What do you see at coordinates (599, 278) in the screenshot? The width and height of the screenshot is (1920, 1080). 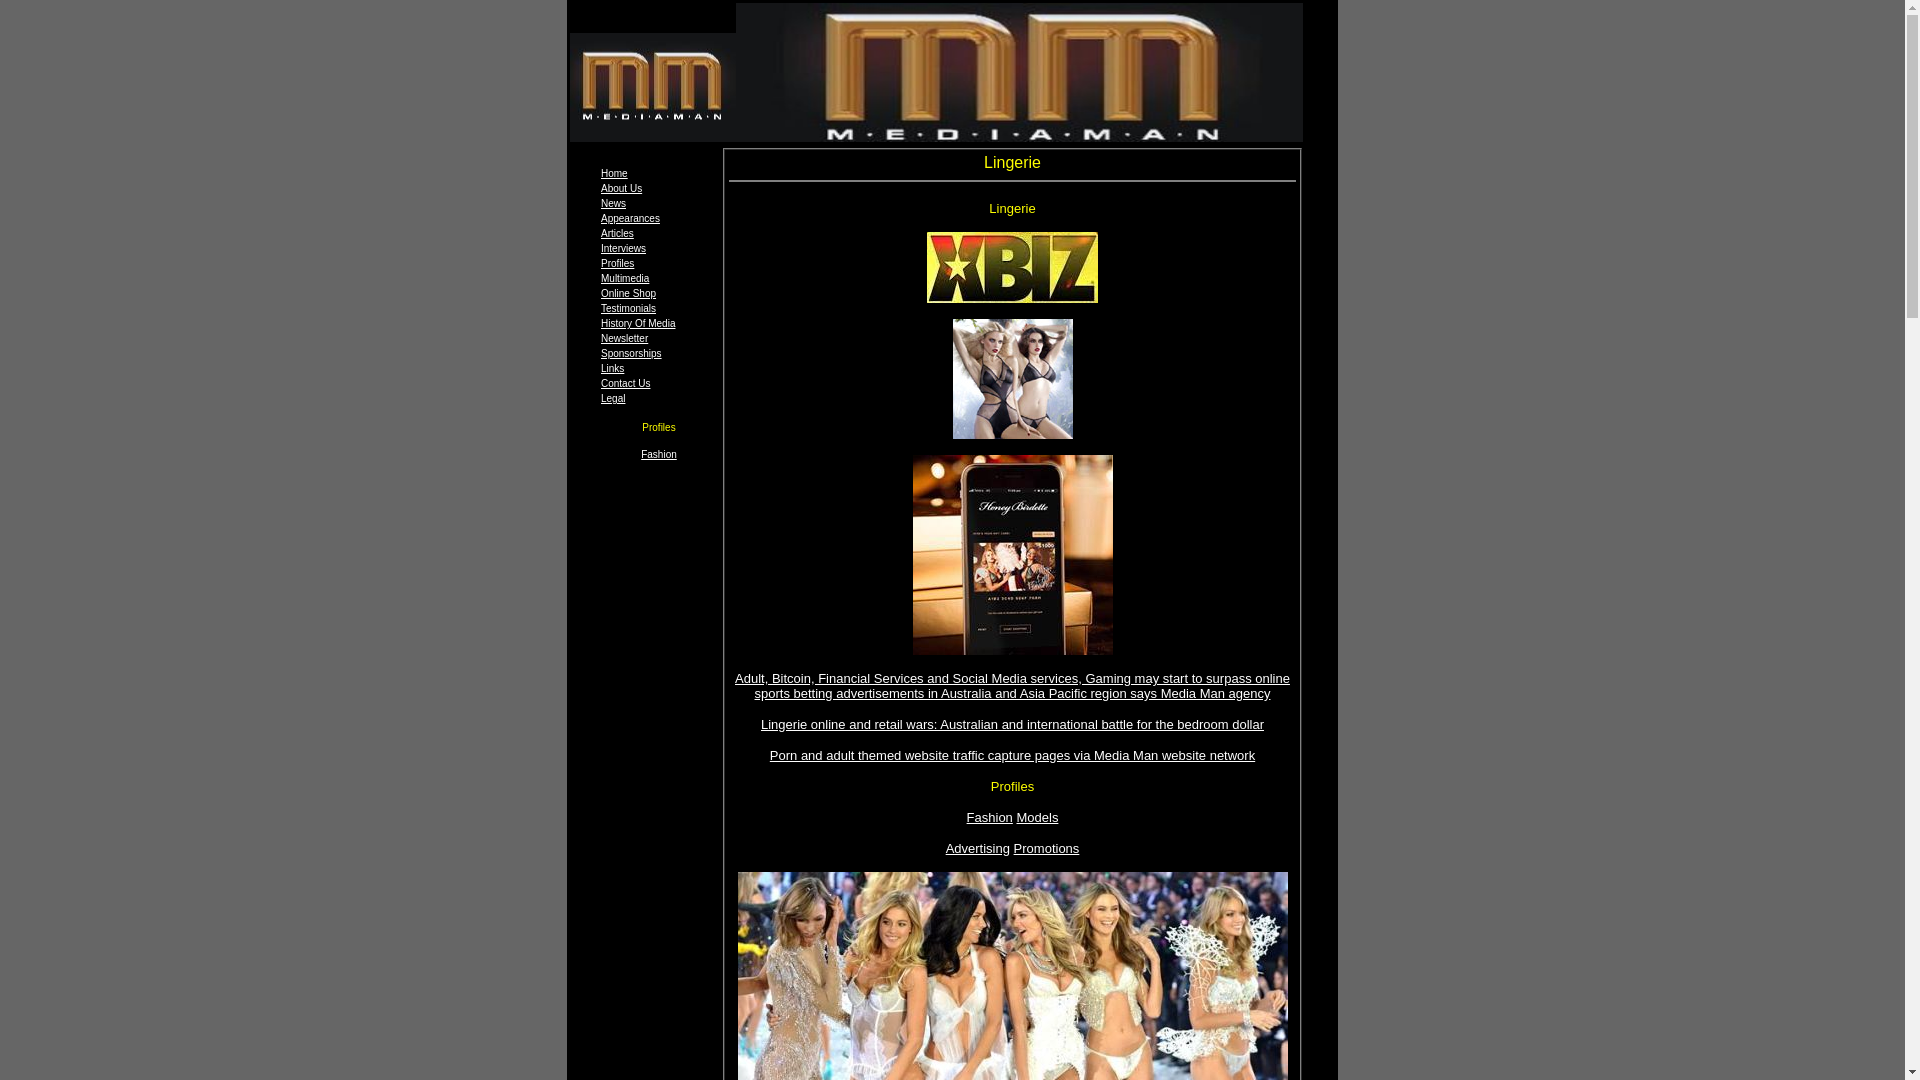 I see `'Multimedia'` at bounding box center [599, 278].